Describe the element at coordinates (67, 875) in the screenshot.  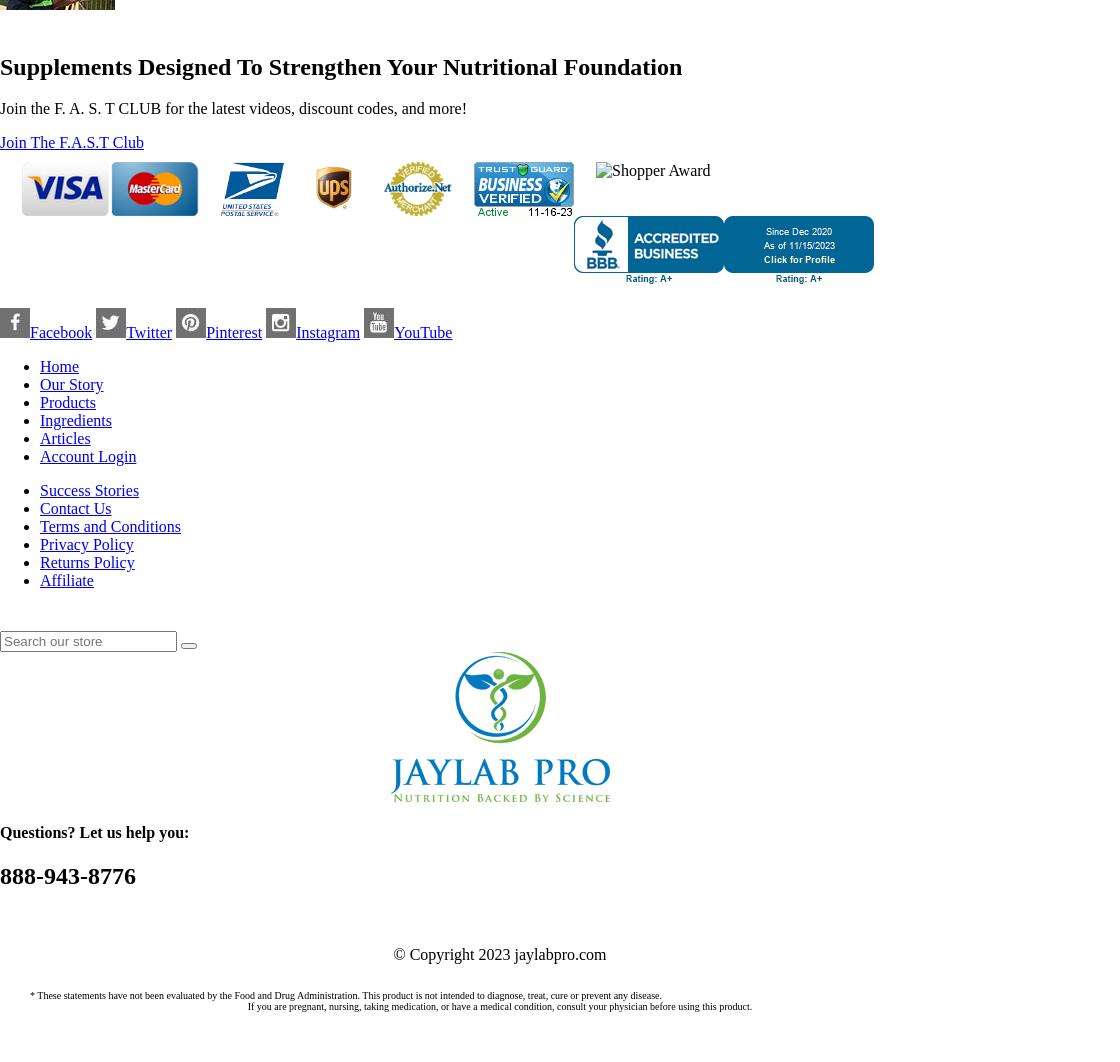
I see `'888-943-8776'` at that location.